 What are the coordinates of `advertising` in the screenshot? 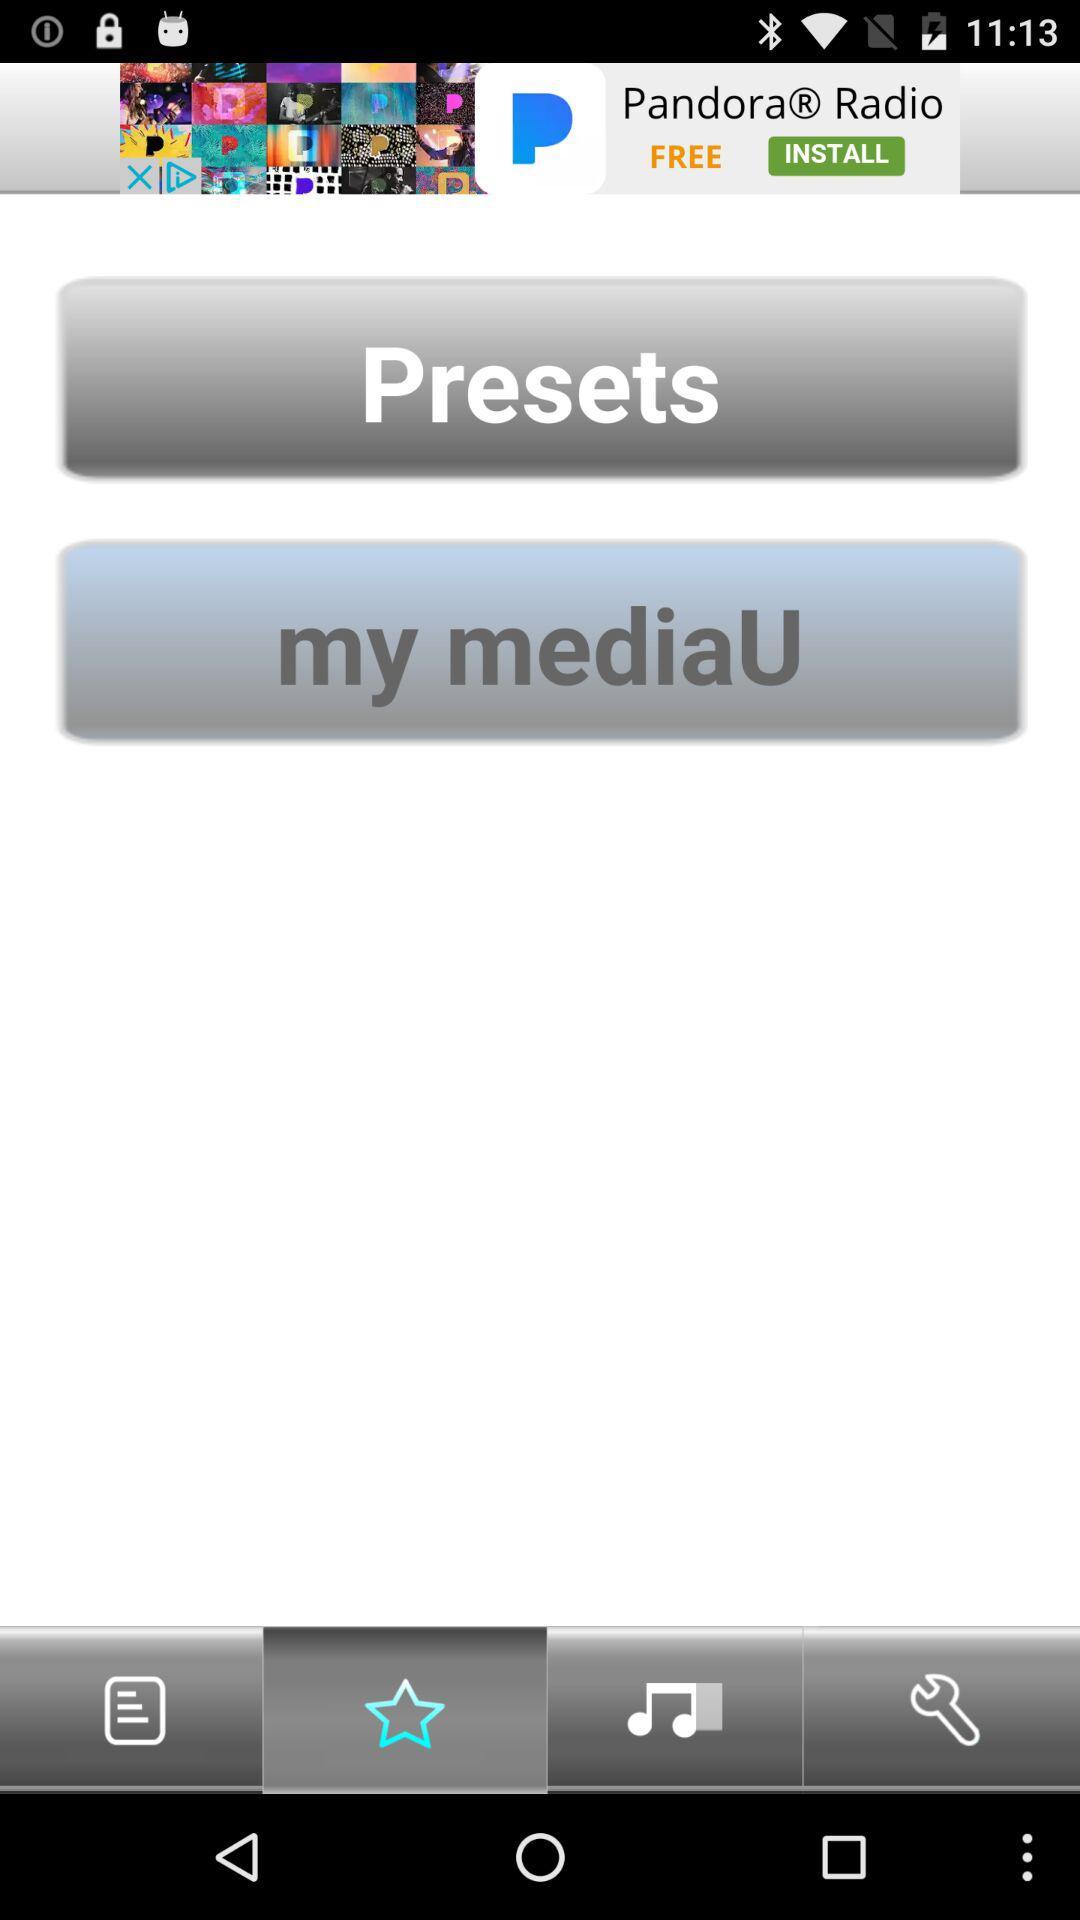 It's located at (540, 127).